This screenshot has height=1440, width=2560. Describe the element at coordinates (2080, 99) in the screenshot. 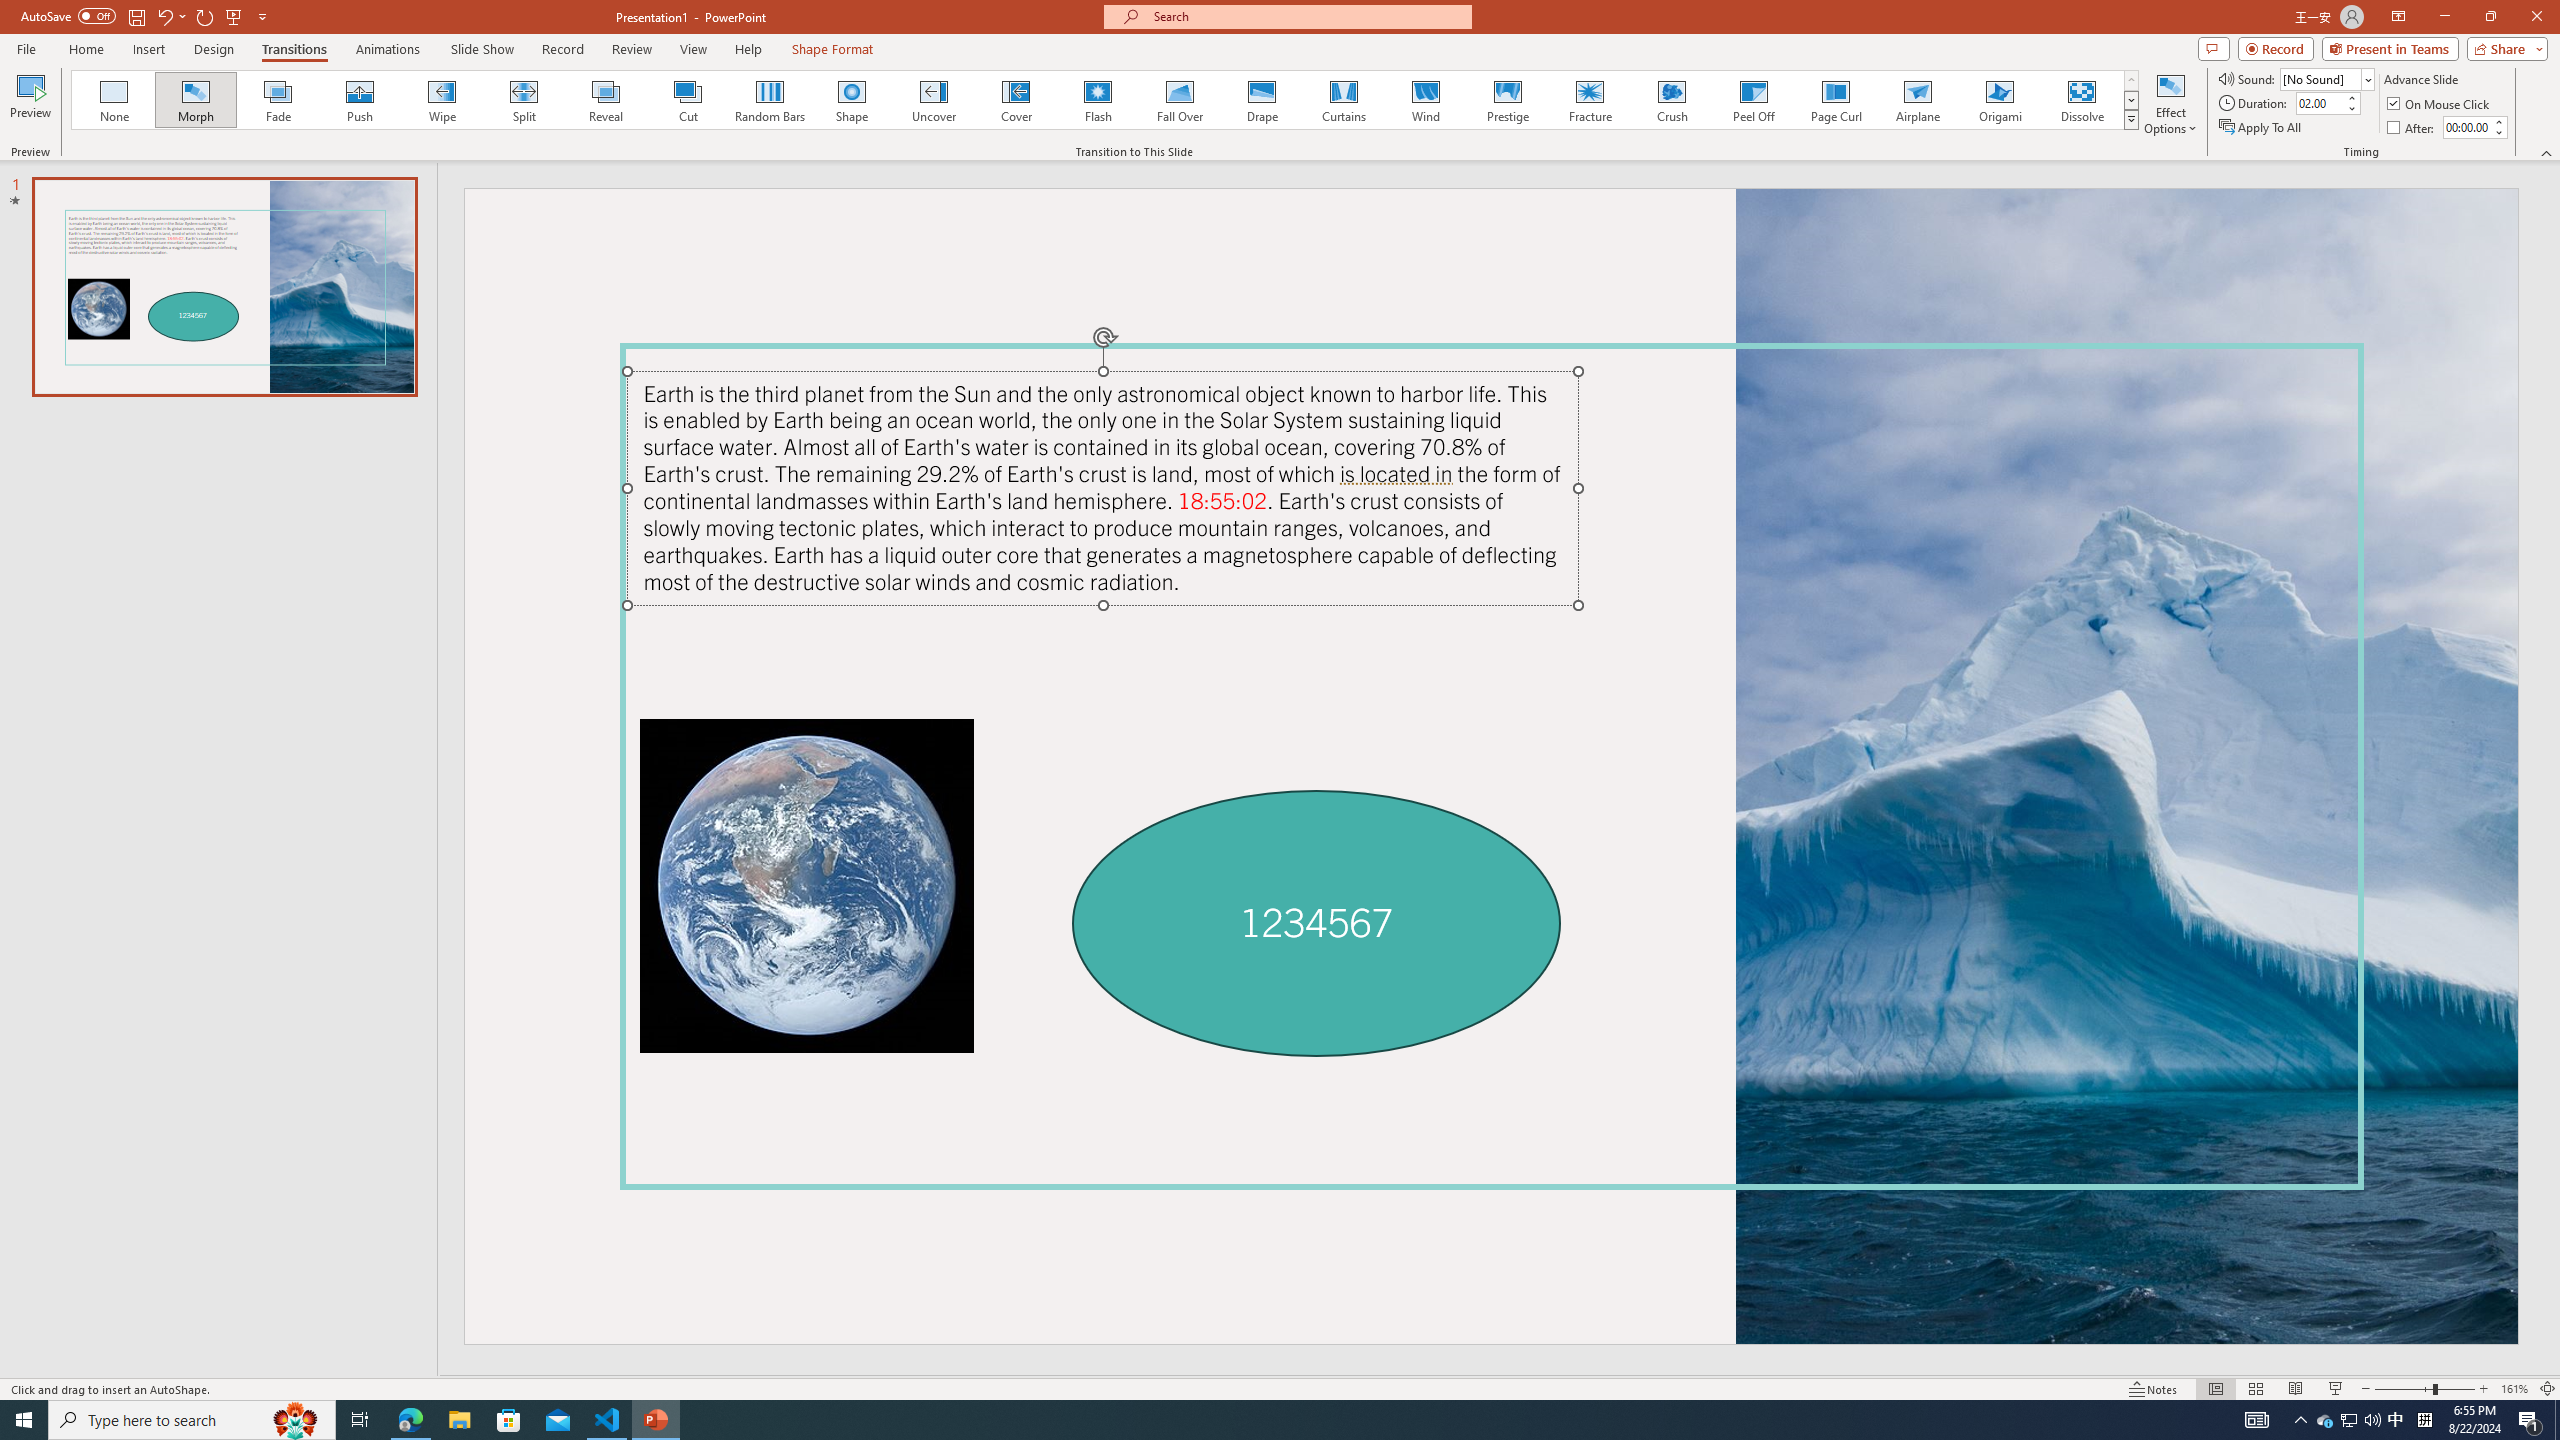

I see `'Dissolve'` at that location.